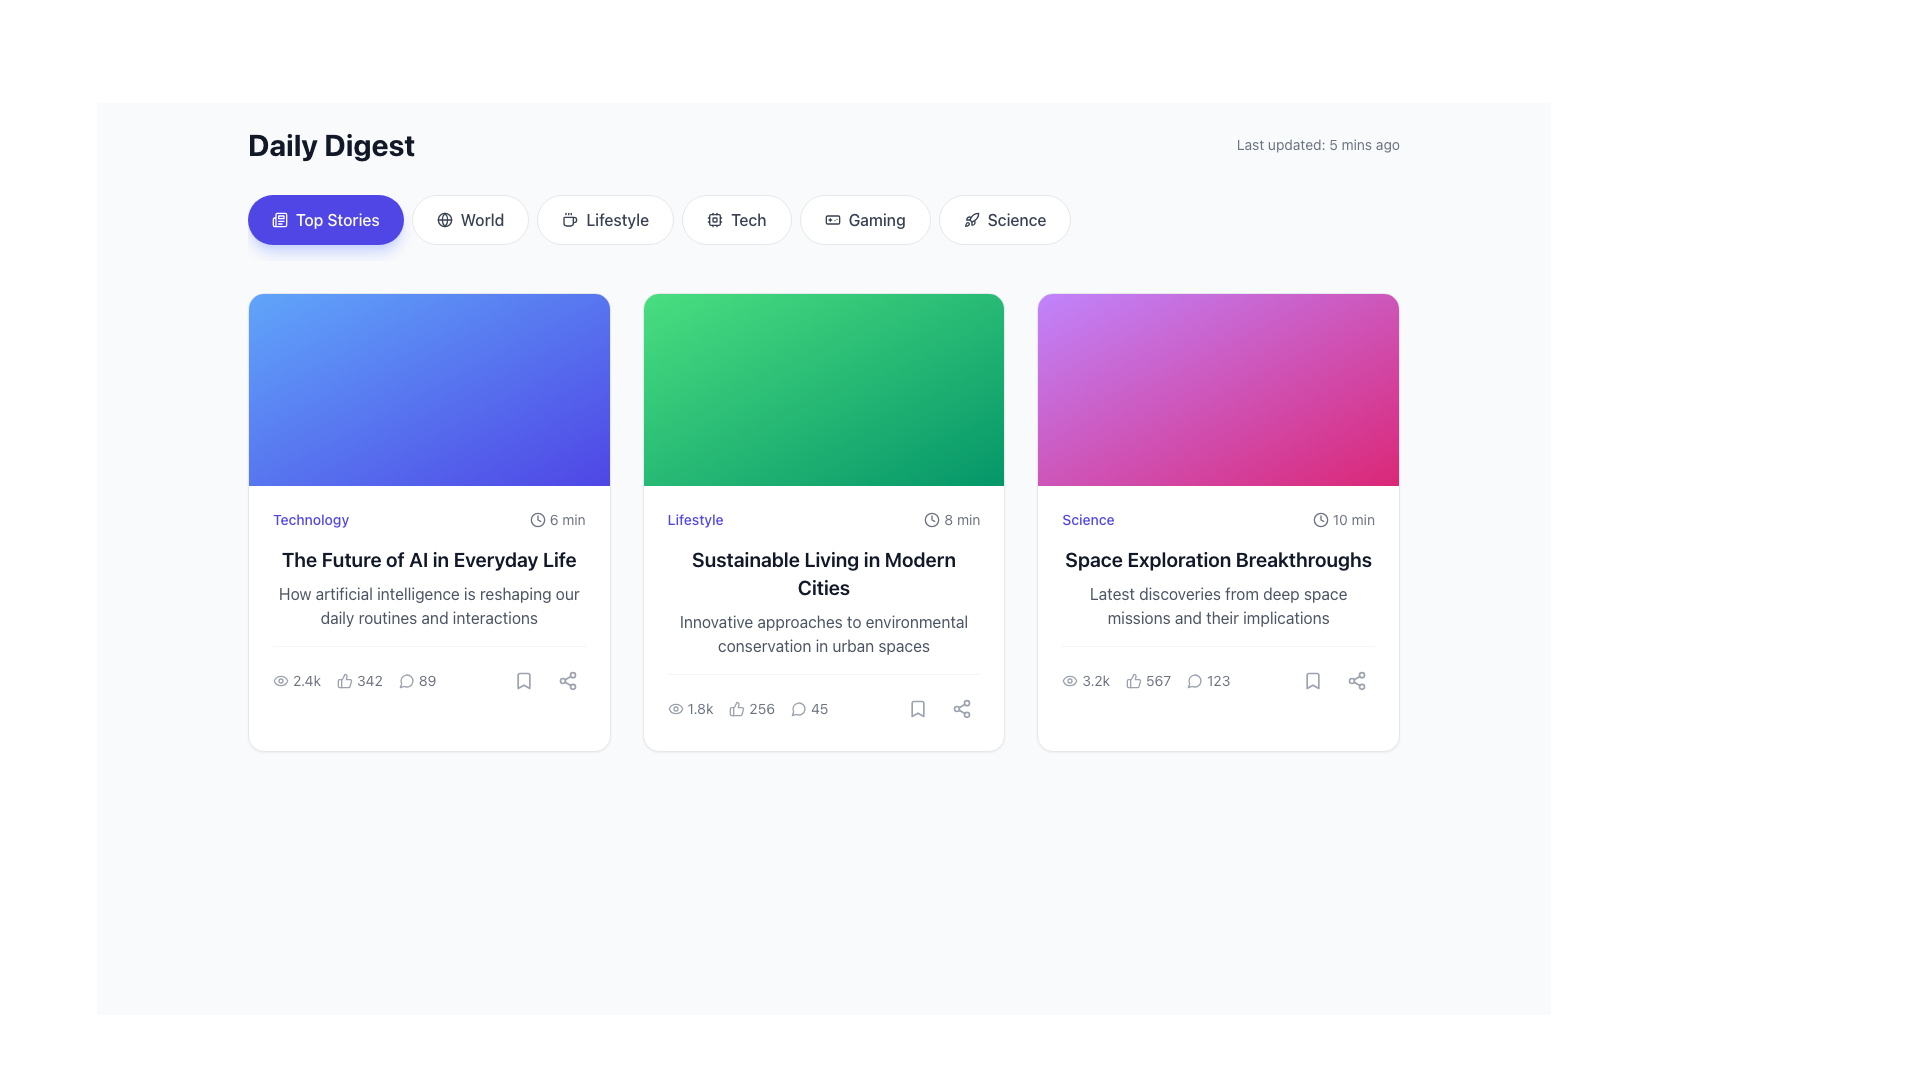 The height and width of the screenshot is (1080, 1920). Describe the element at coordinates (824, 699) in the screenshot. I see `the static text with an icon for comments or message count in the card titled 'Sustainable Living in Modern Cities'` at that location.